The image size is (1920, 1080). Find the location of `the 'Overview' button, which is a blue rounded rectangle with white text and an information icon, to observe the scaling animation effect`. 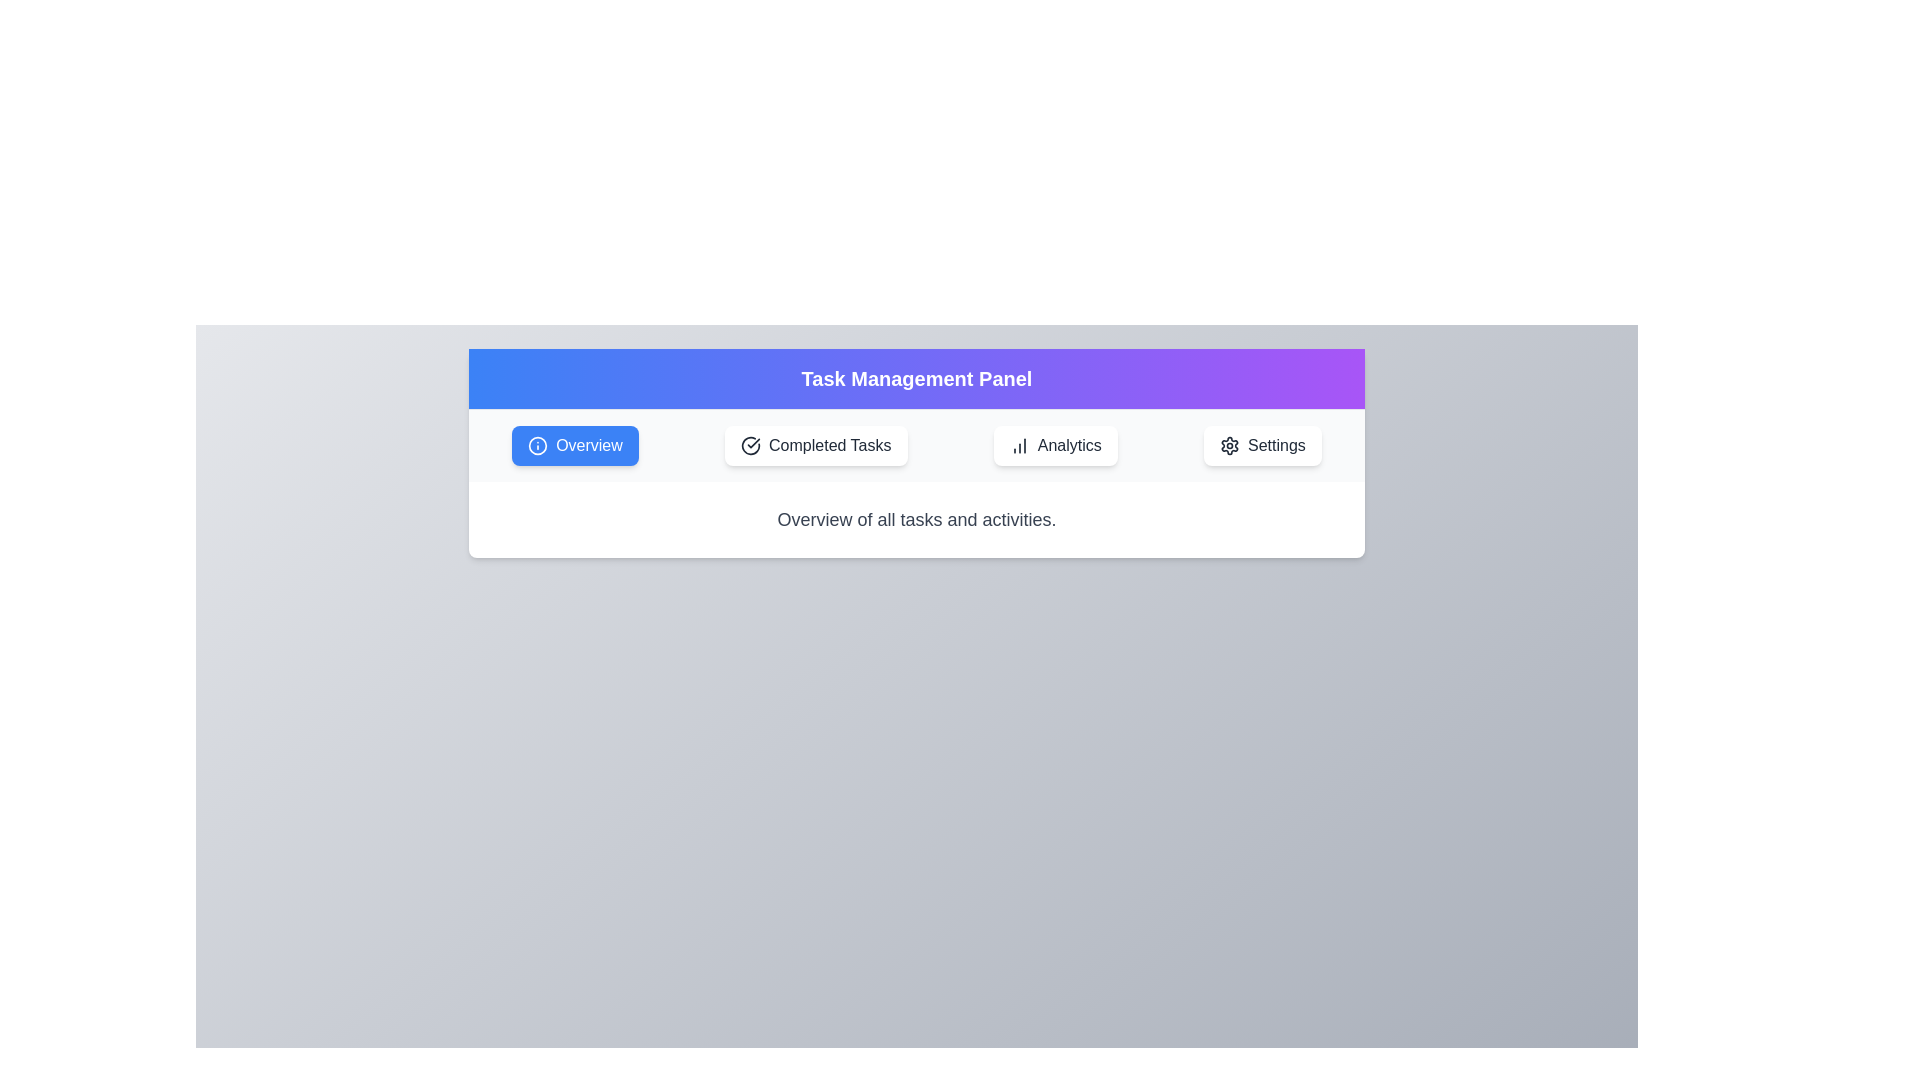

the 'Overview' button, which is a blue rounded rectangle with white text and an information icon, to observe the scaling animation effect is located at coordinates (574, 445).